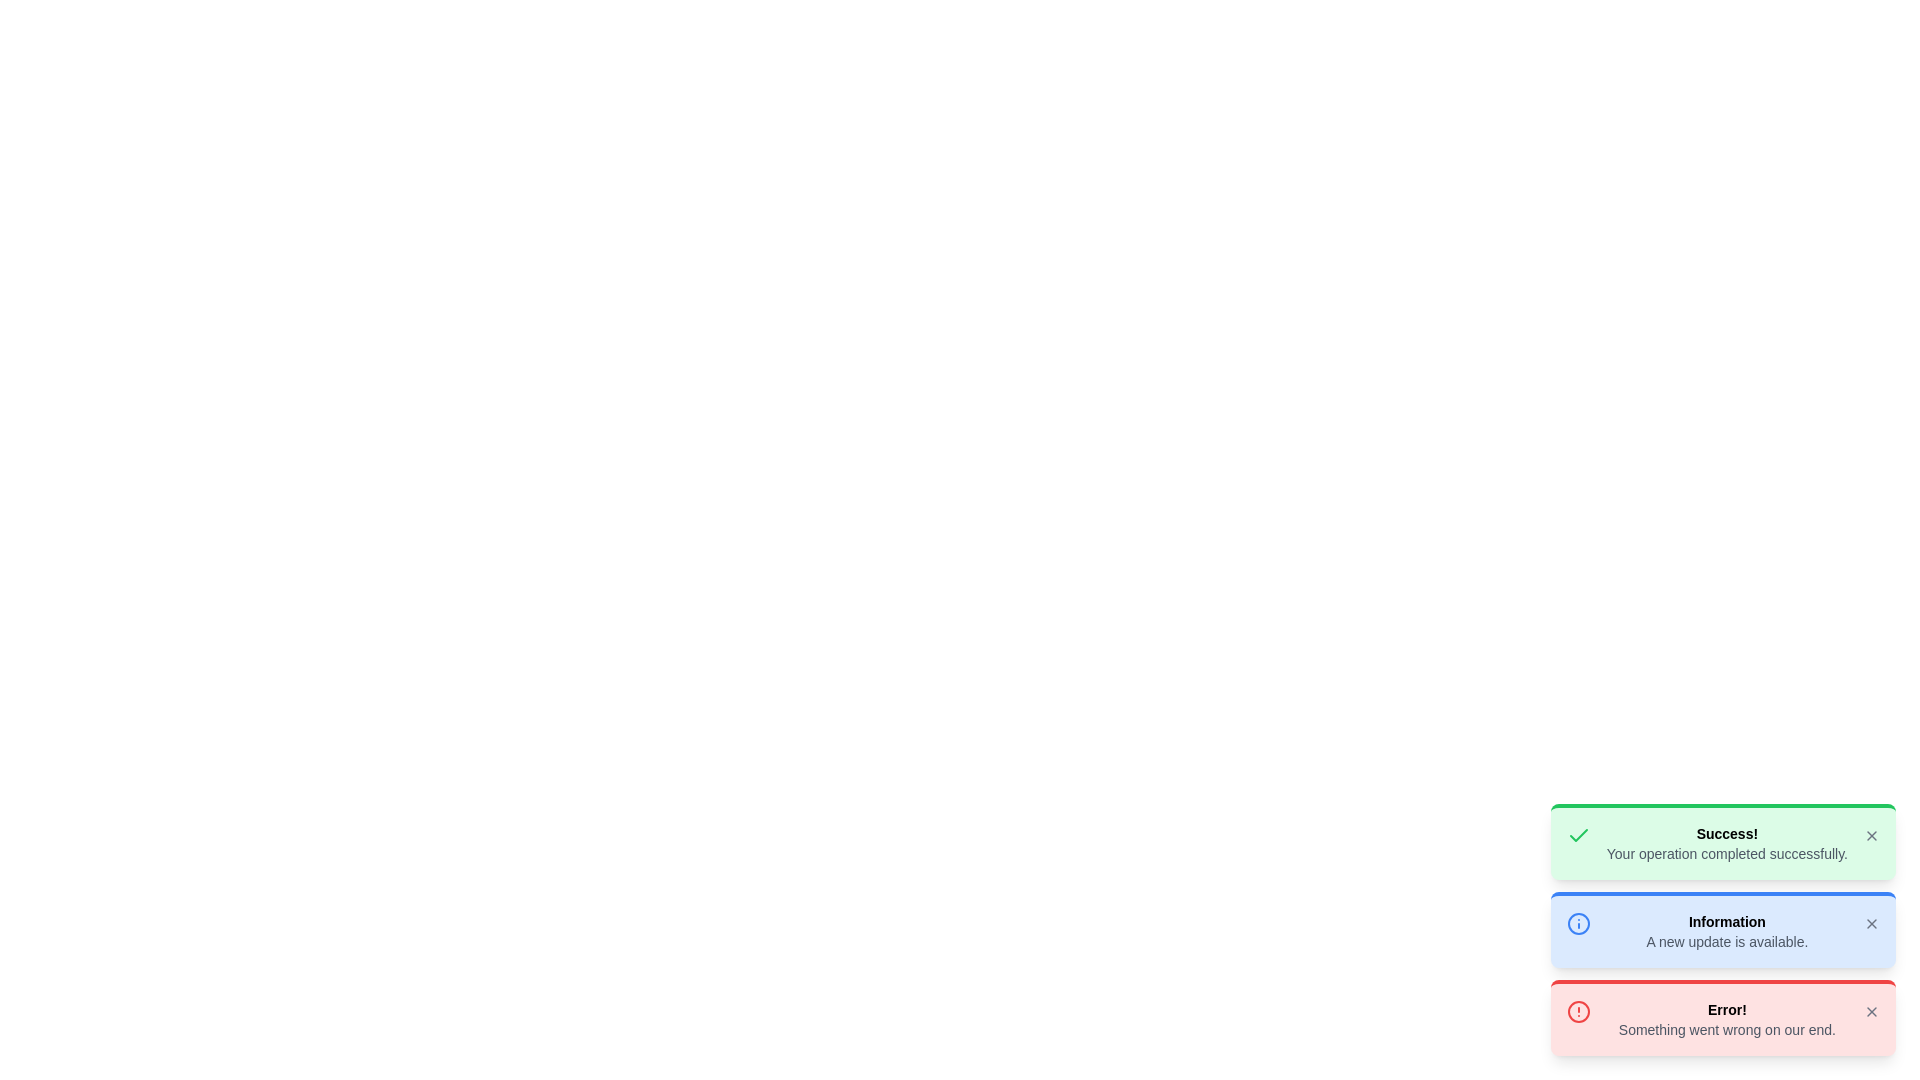 Image resolution: width=1920 pixels, height=1080 pixels. Describe the element at coordinates (1726, 1029) in the screenshot. I see `error message 'Something went wrong on our end.' displayed in the light gray text label within the red-themed notification box` at that location.